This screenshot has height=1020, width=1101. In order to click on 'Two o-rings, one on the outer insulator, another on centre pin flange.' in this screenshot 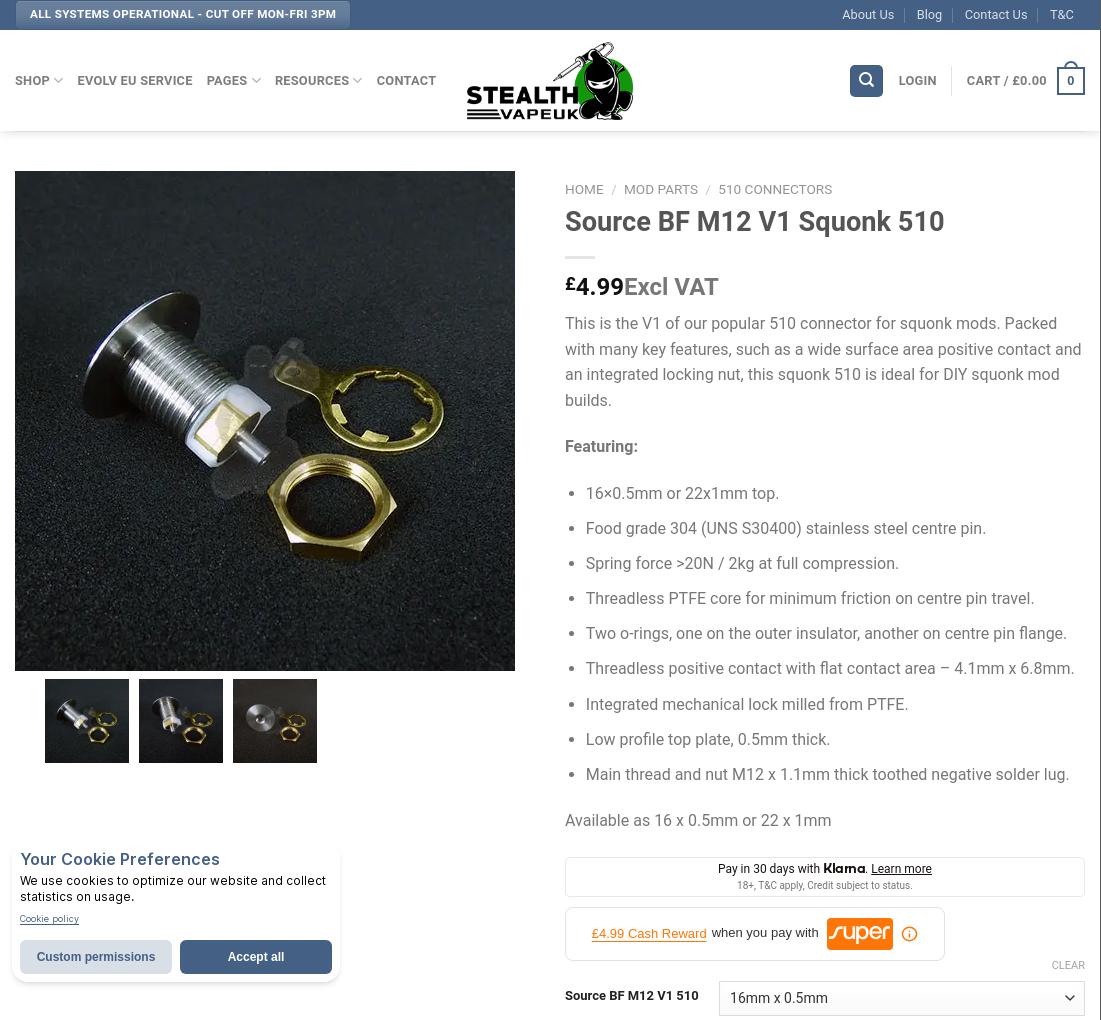, I will do `click(584, 632)`.